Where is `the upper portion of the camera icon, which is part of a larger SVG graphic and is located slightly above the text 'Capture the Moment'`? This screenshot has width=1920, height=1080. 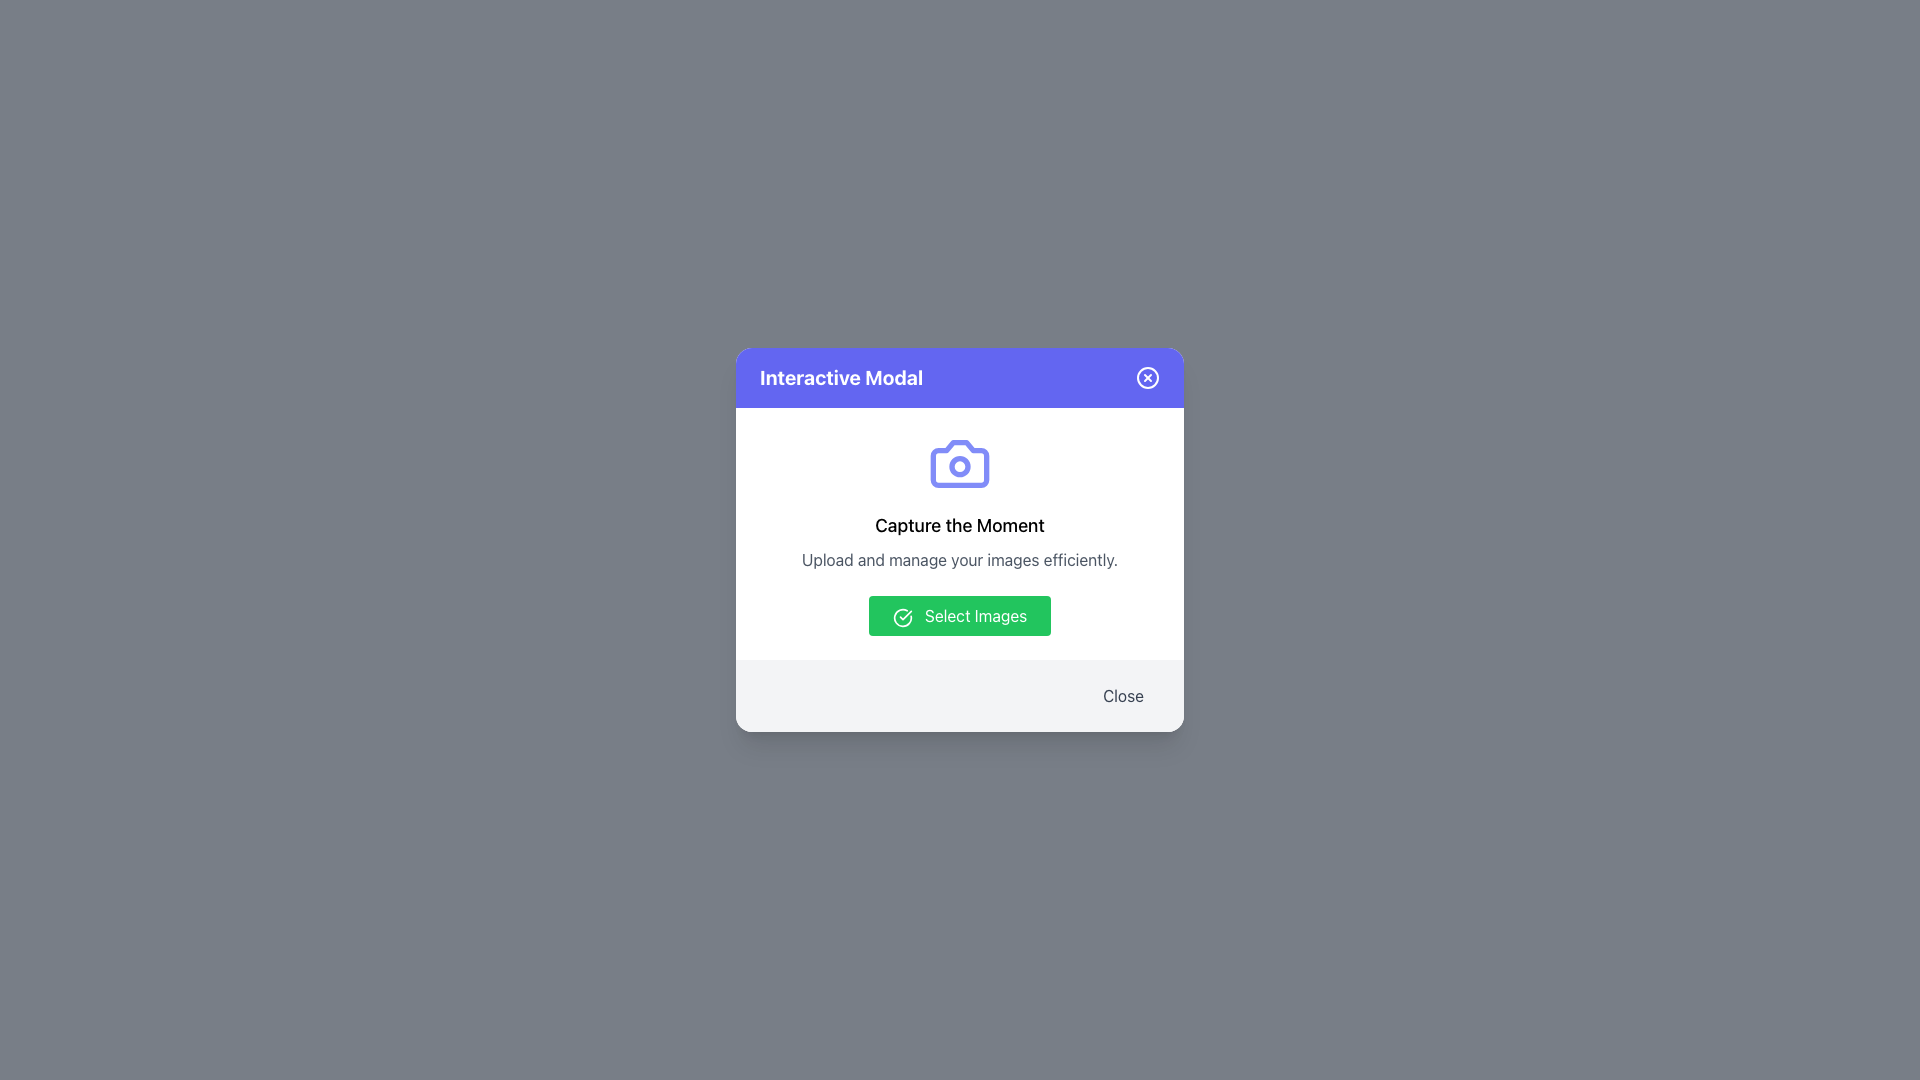
the upper portion of the camera icon, which is part of a larger SVG graphic and is located slightly above the text 'Capture the Moment' is located at coordinates (960, 463).